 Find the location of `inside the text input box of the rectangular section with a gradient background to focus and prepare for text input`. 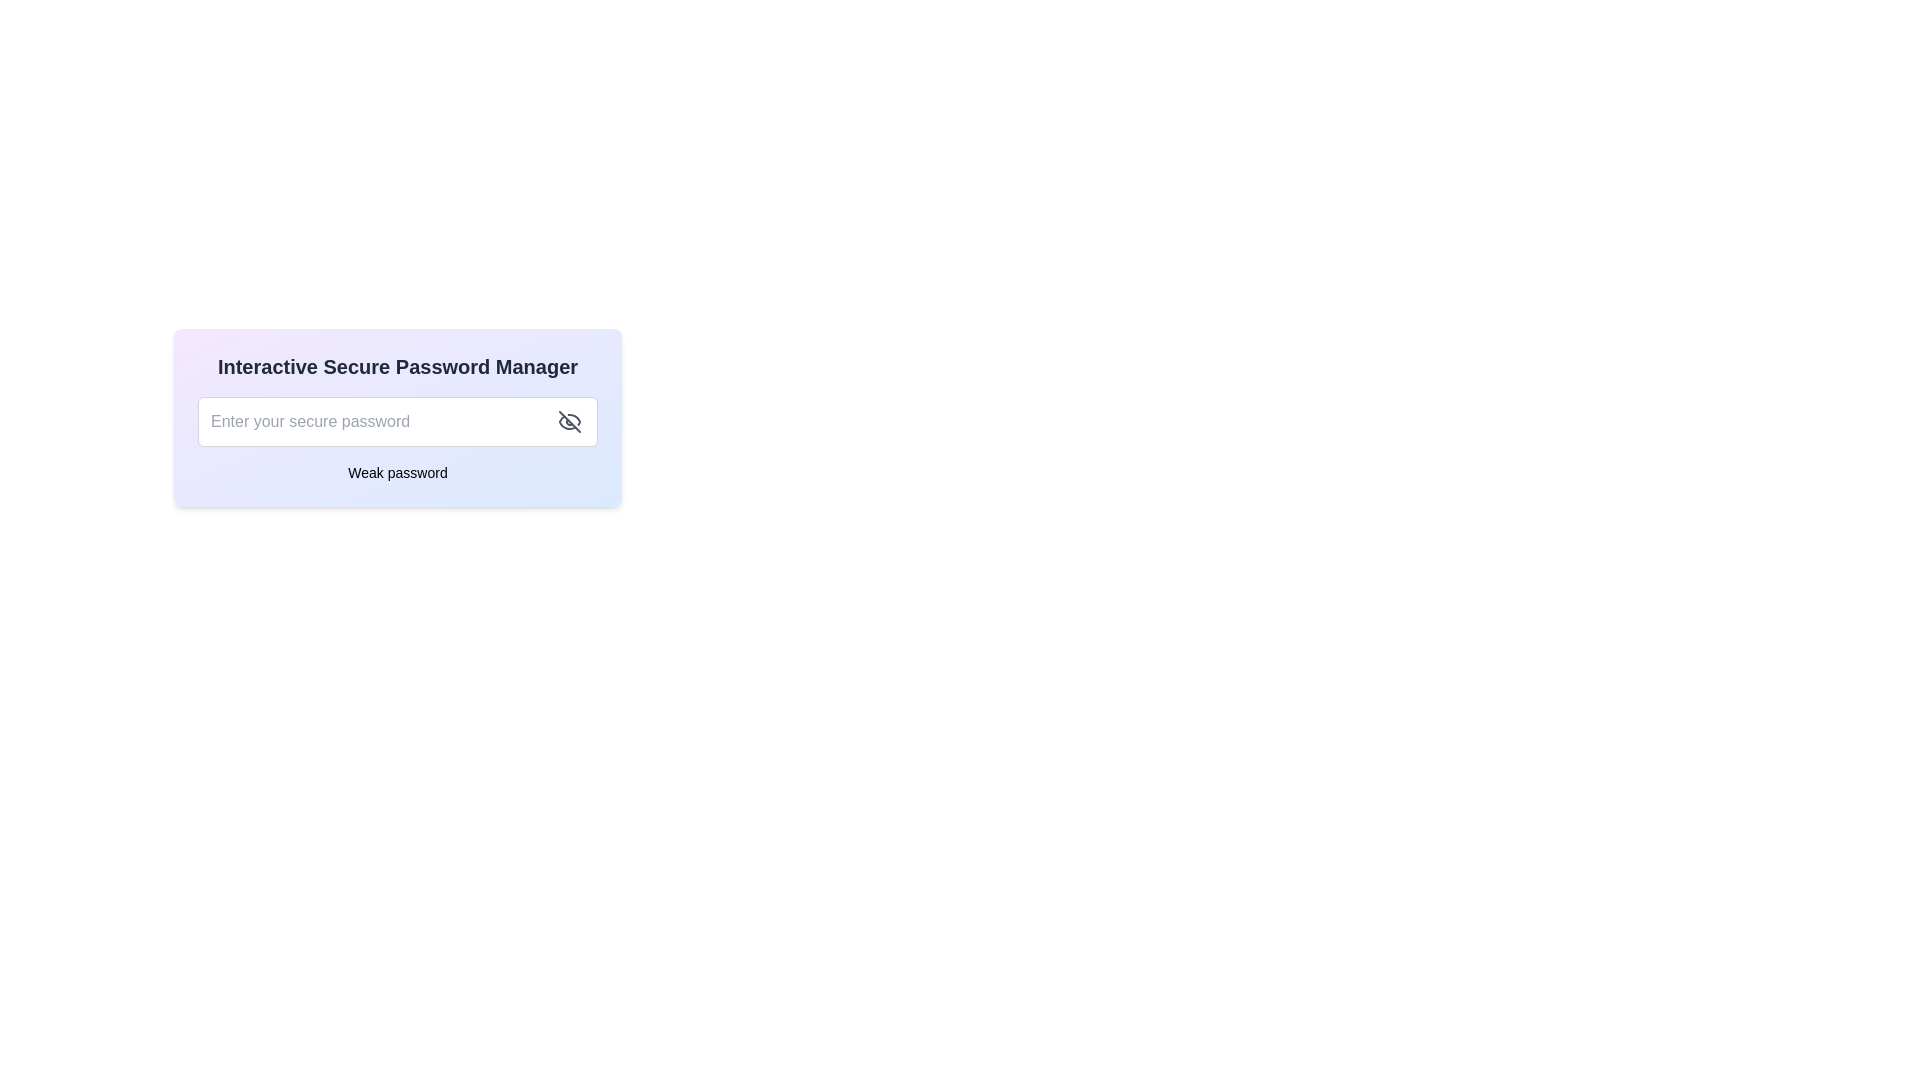

inside the text input box of the rectangular section with a gradient background to focus and prepare for text input is located at coordinates (398, 416).